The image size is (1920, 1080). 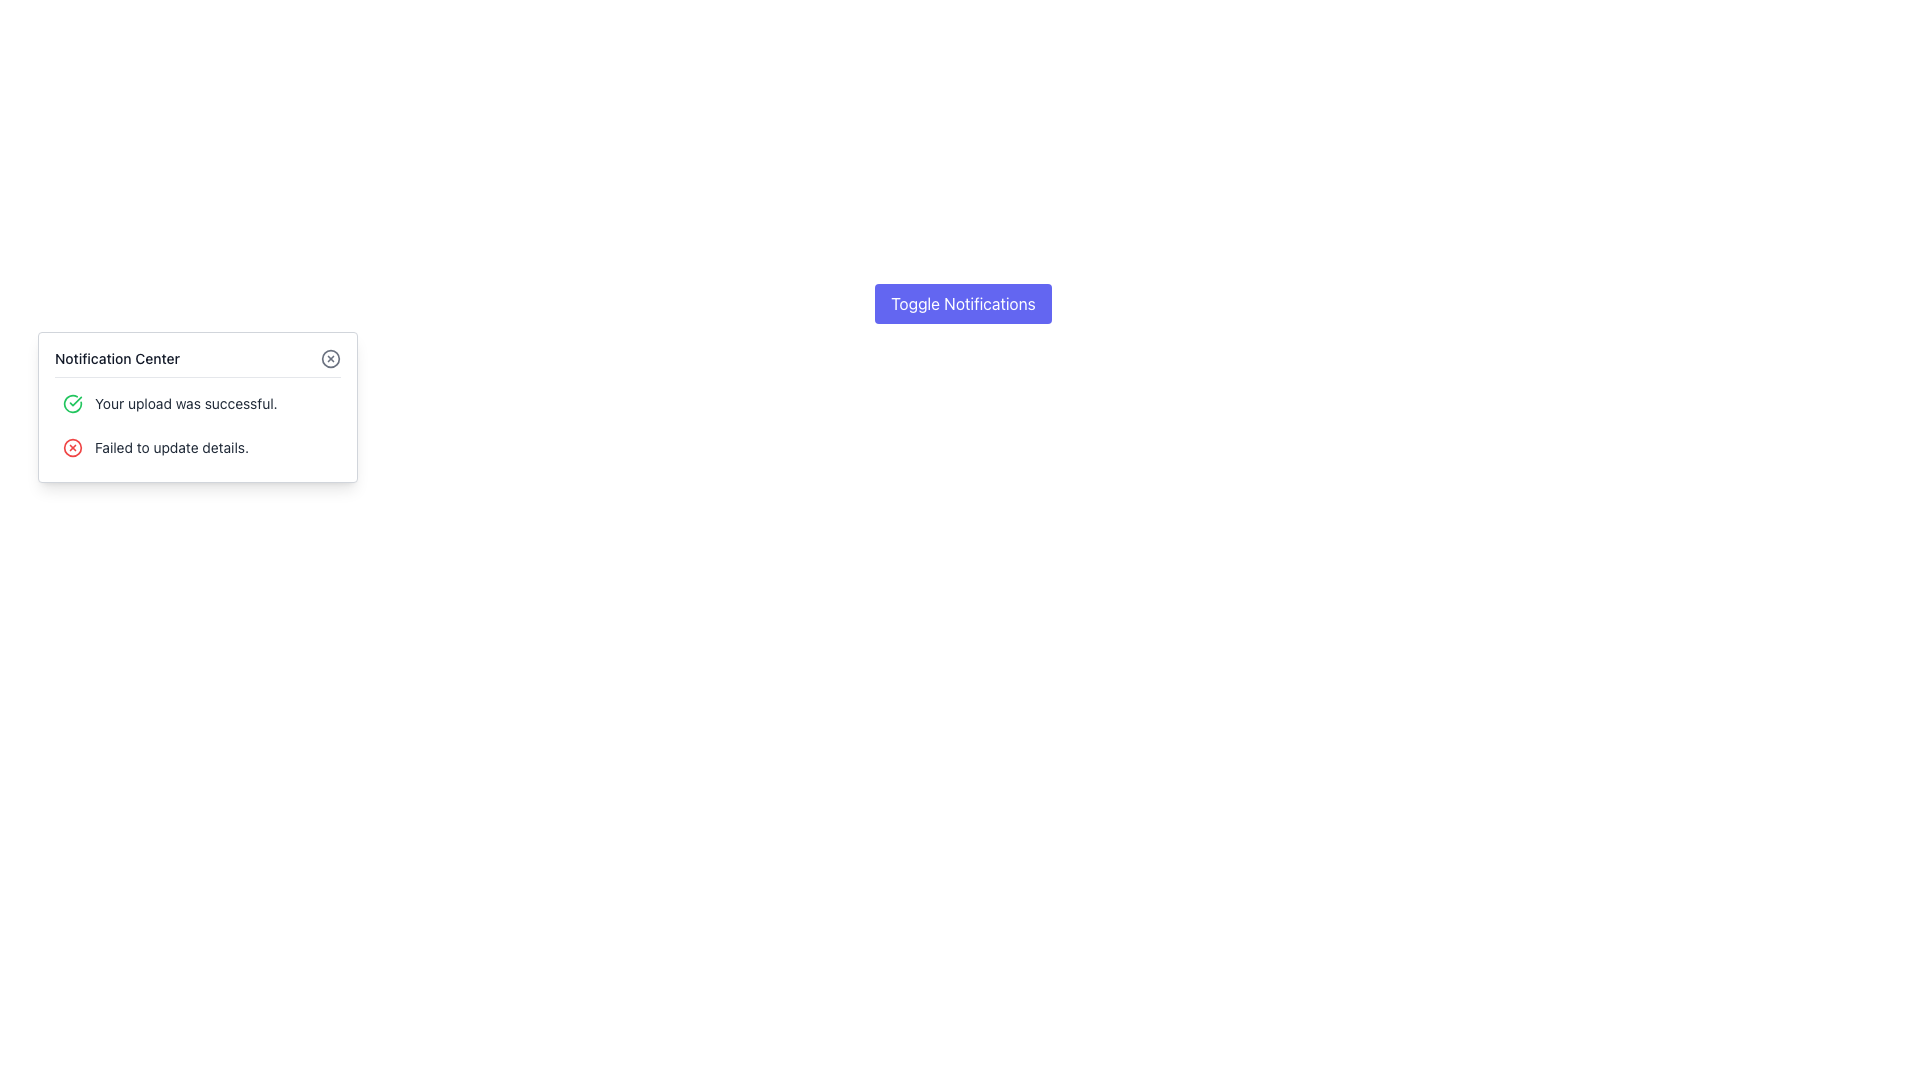 I want to click on the 'Toggle Notifications' button with an indigo background and white text, so click(x=963, y=304).